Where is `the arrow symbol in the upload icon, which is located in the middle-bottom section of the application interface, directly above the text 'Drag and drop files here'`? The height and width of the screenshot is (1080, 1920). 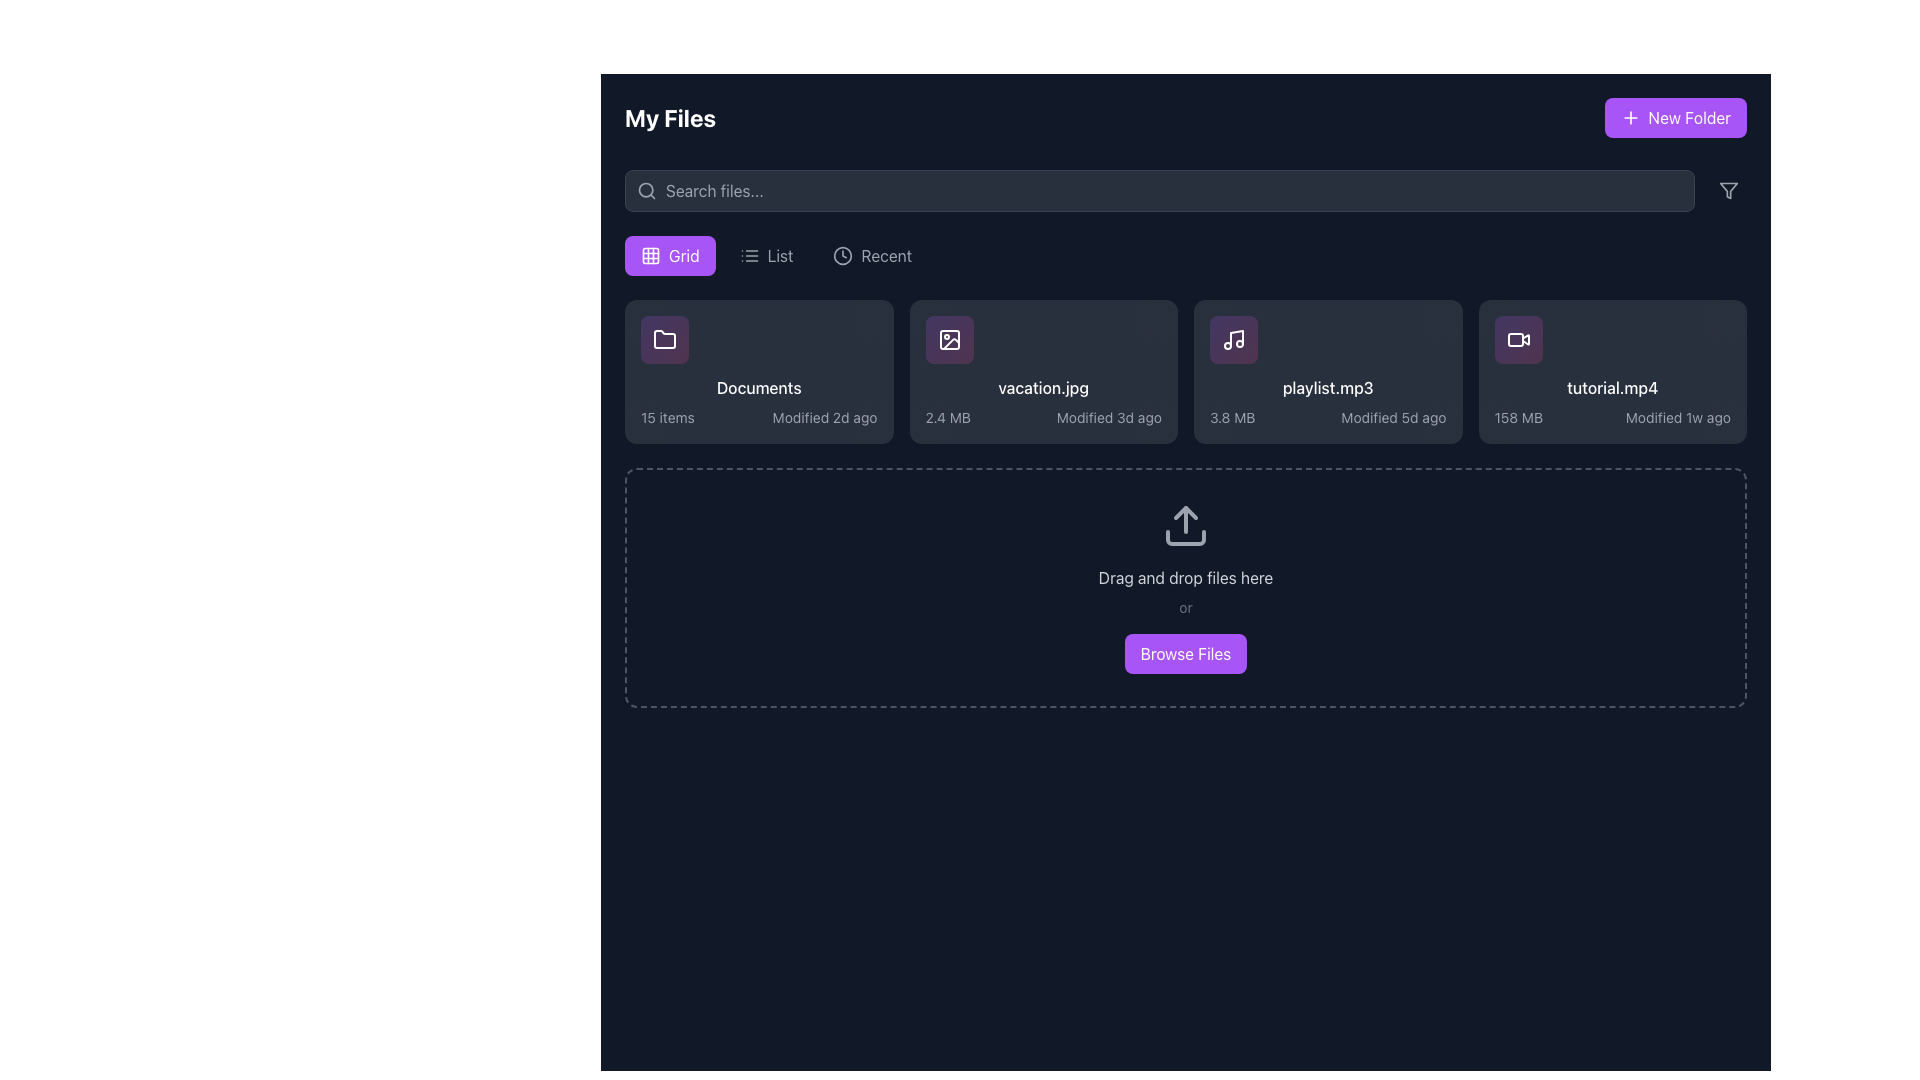
the arrow symbol in the upload icon, which is located in the middle-bottom section of the application interface, directly above the text 'Drag and drop files here' is located at coordinates (1185, 512).